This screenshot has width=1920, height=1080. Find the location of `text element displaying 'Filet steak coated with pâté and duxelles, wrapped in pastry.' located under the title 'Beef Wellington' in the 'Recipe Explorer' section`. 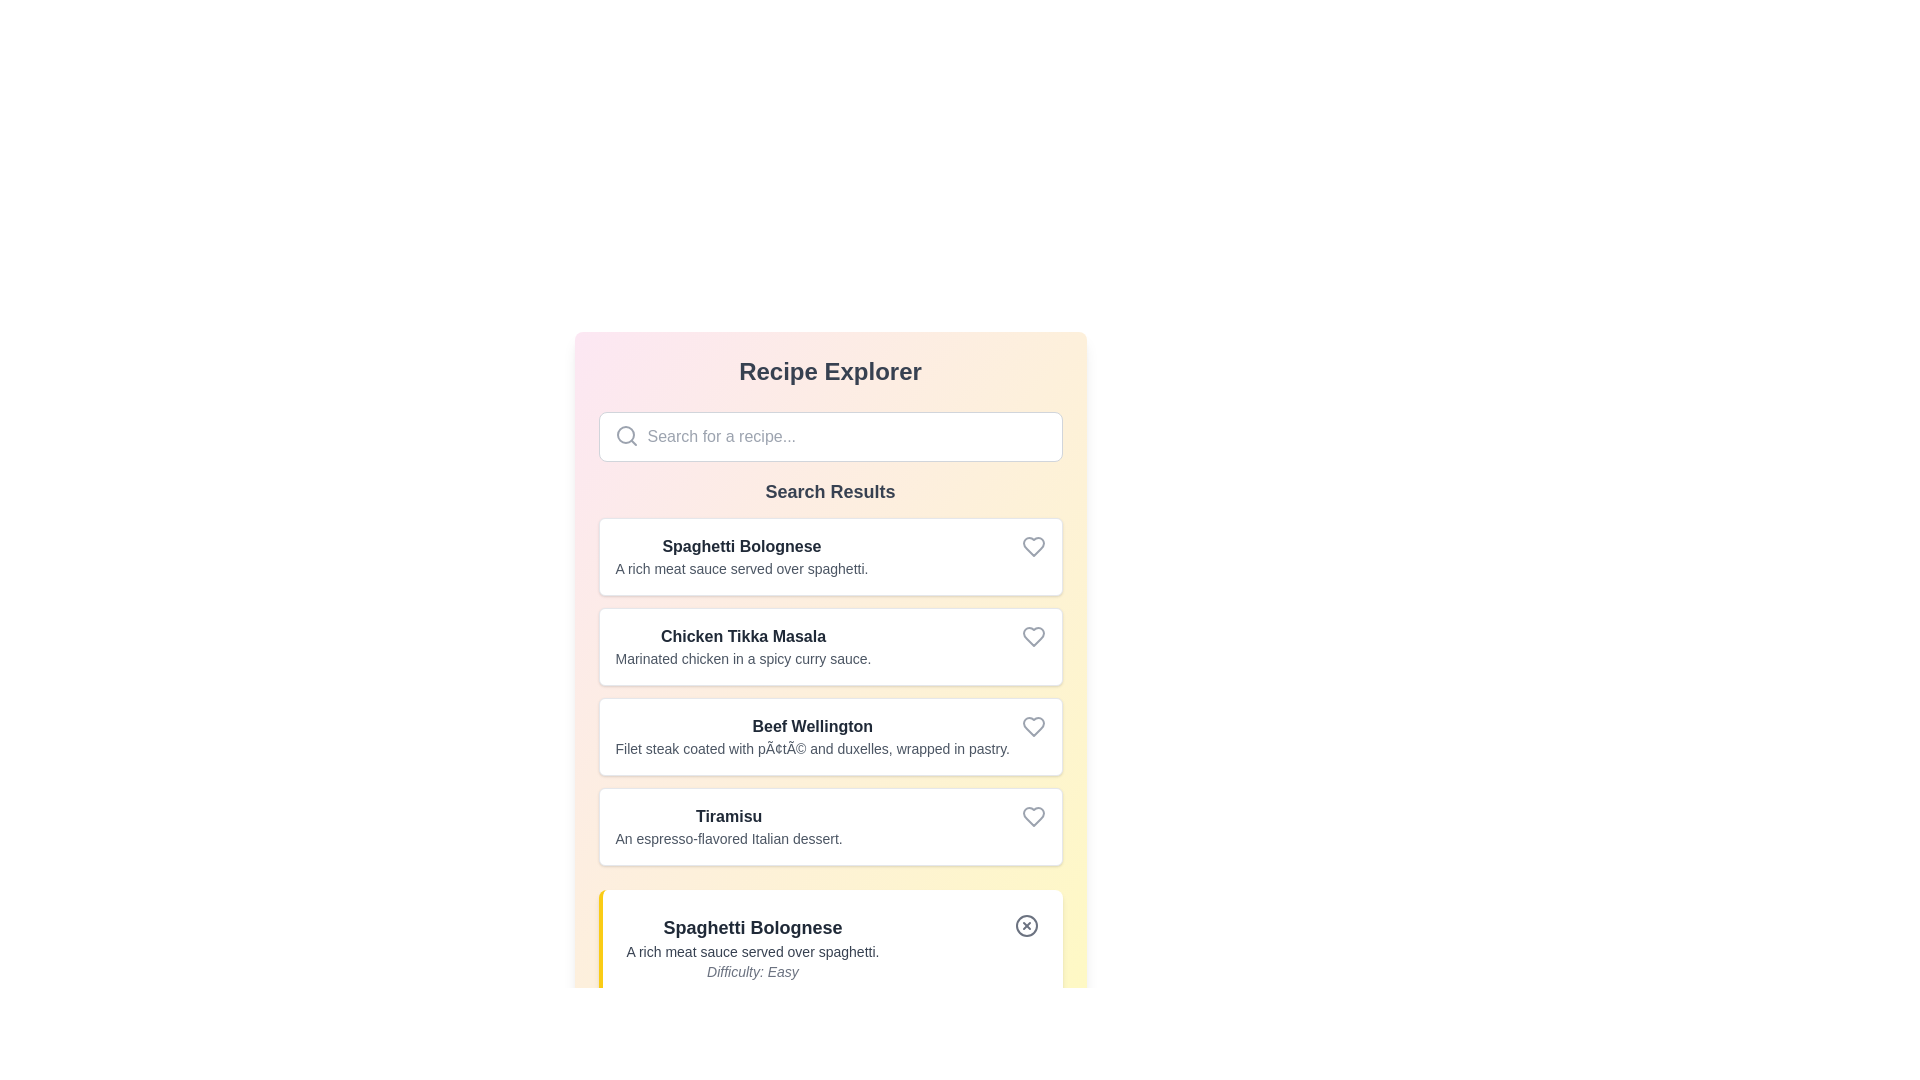

text element displaying 'Filet steak coated with pâté and duxelles, wrapped in pastry.' located under the title 'Beef Wellington' in the 'Recipe Explorer' section is located at coordinates (812, 748).